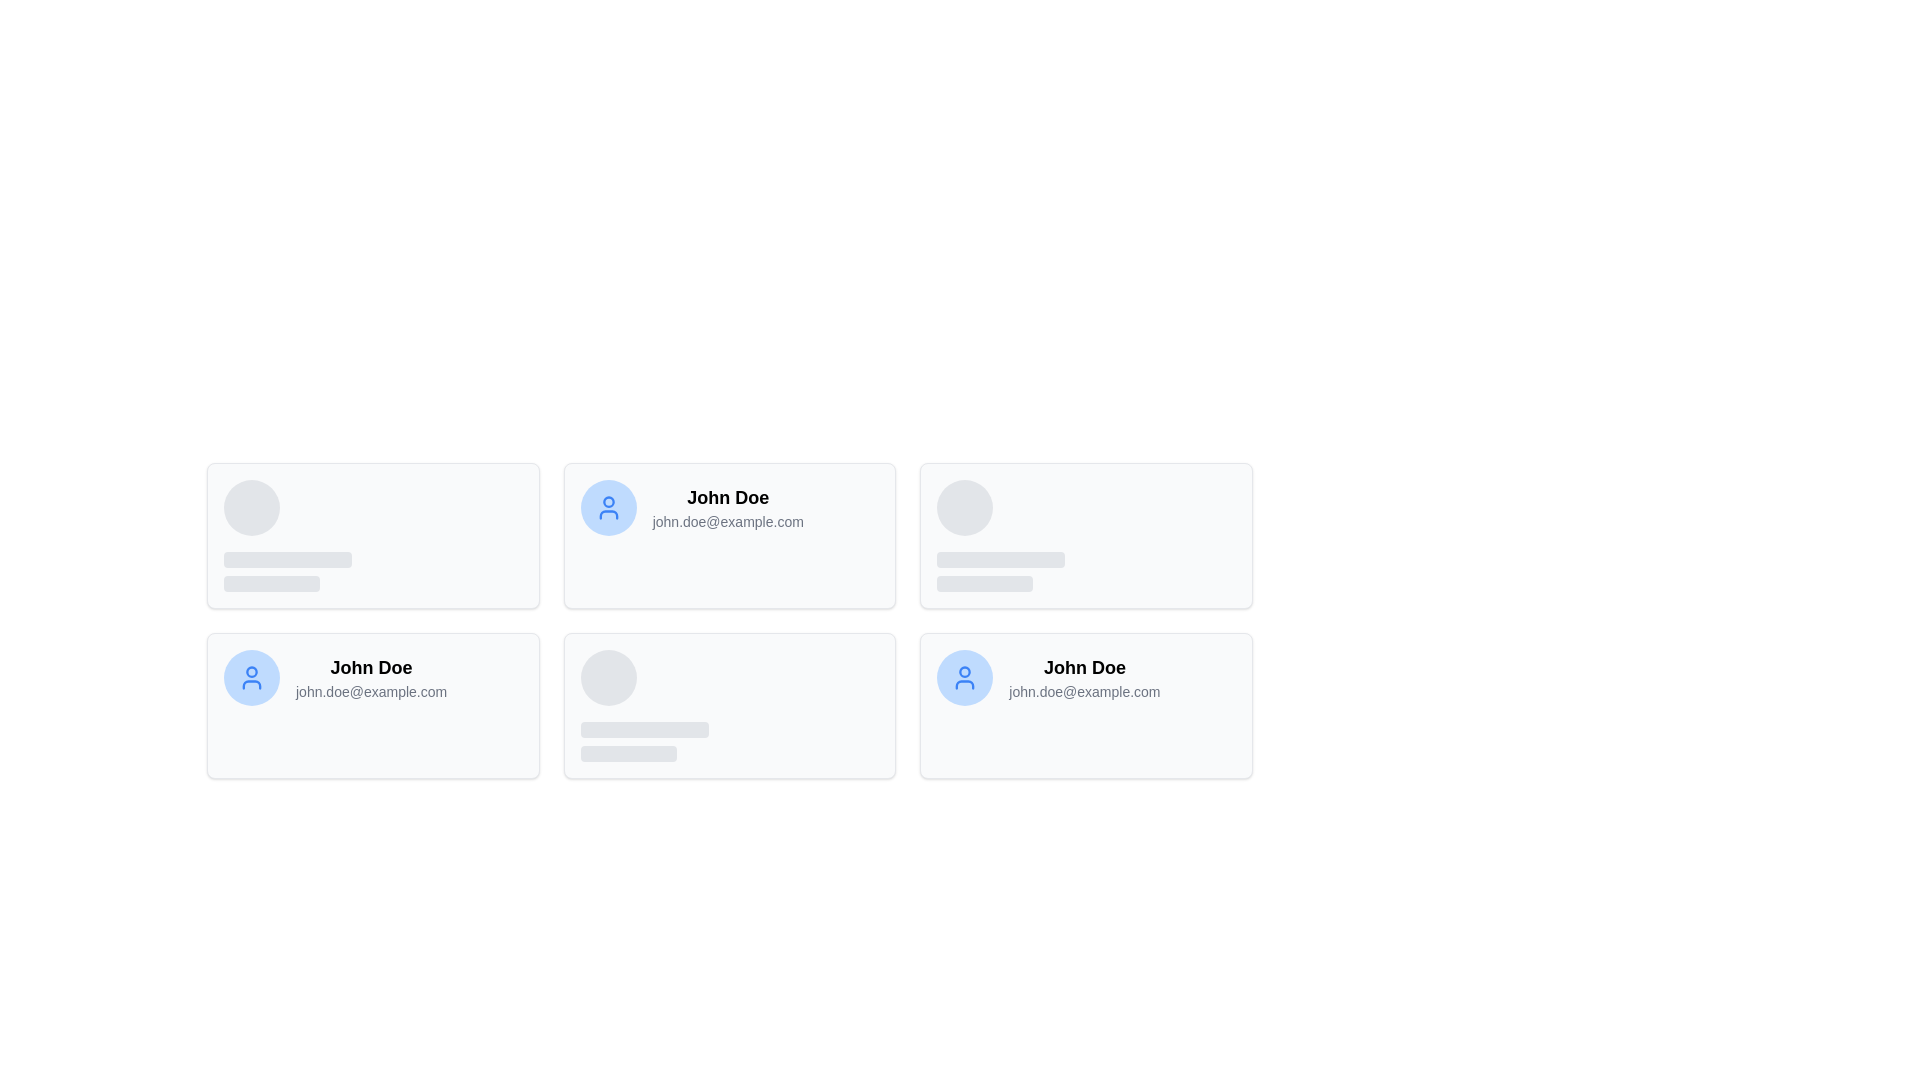 The width and height of the screenshot is (1920, 1080). What do you see at coordinates (1001, 535) in the screenshot?
I see `the Loading placeholder element, which is styled with the 'animate-pulse' class and located in the top right card of a grid of six cards` at bounding box center [1001, 535].